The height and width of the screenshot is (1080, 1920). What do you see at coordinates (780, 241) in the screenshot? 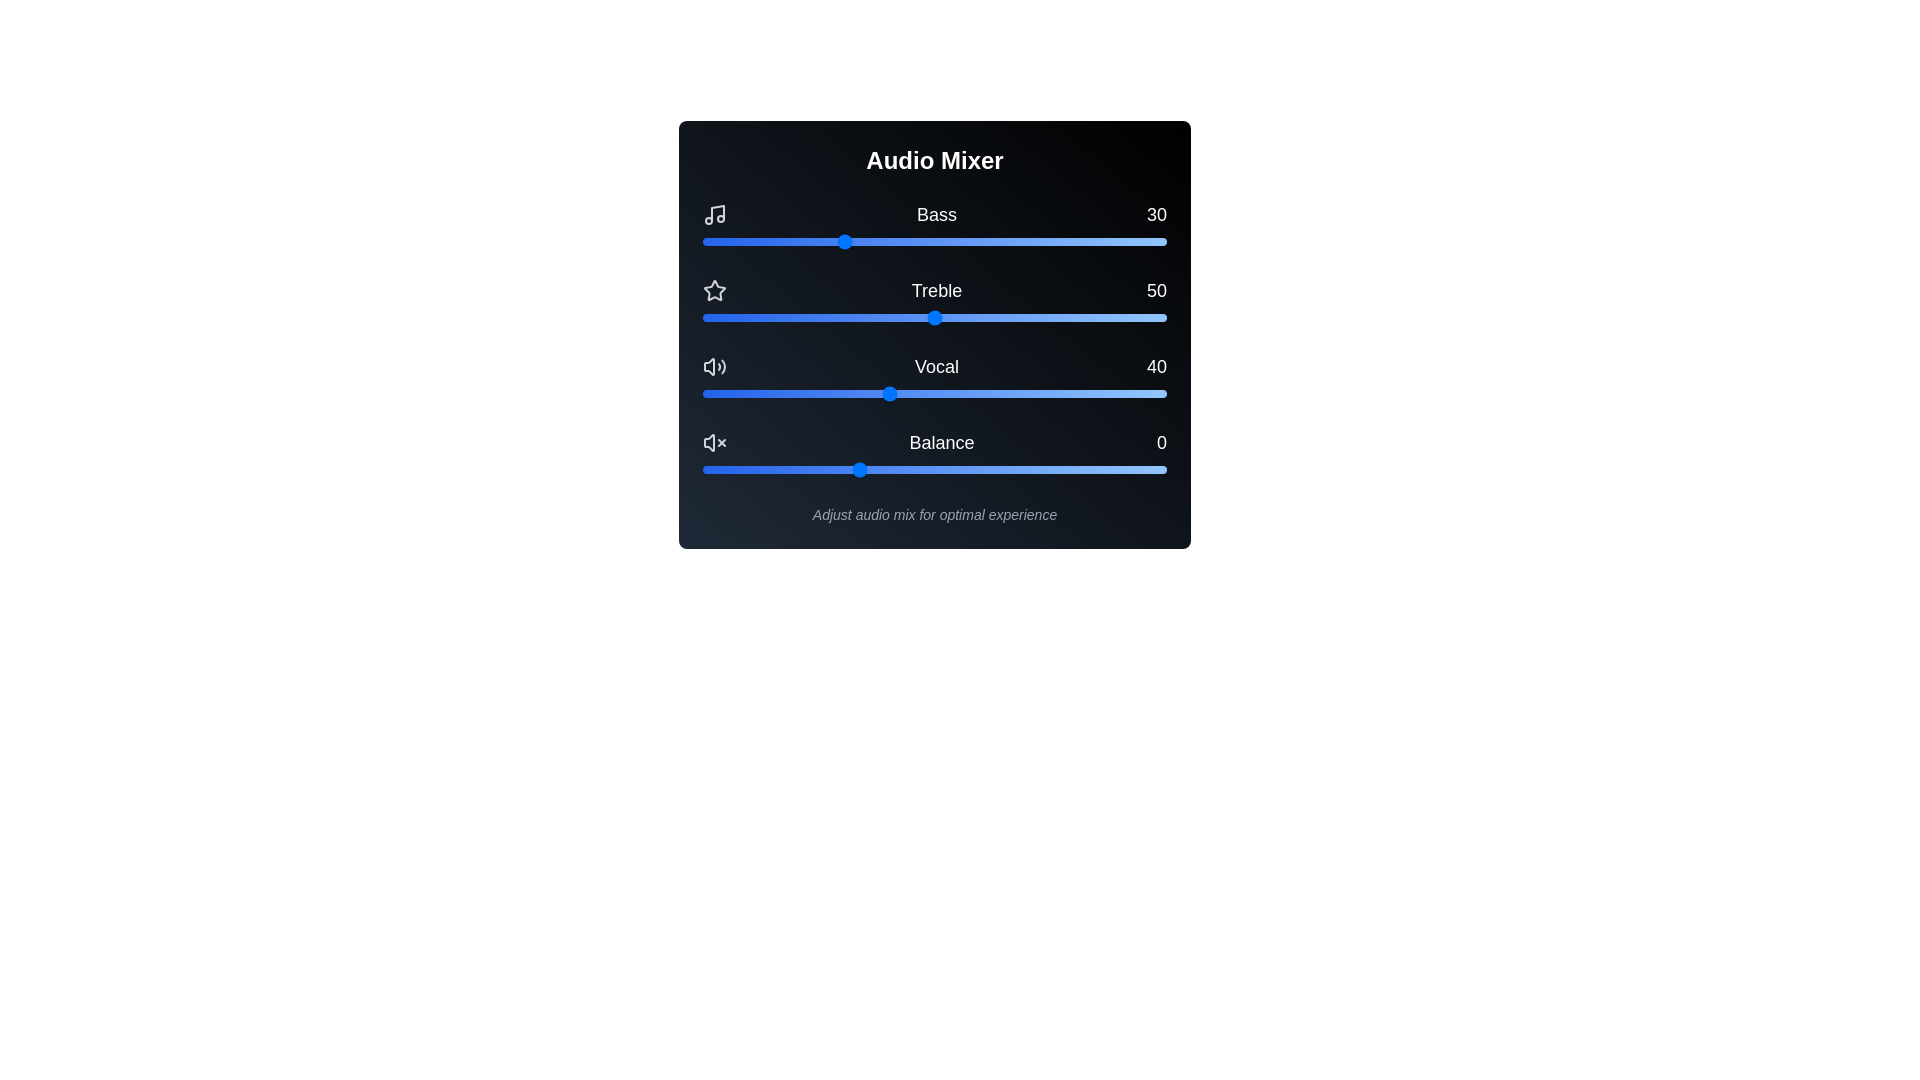
I see `the bass slider to 17 by dragging it to the desired position` at bounding box center [780, 241].